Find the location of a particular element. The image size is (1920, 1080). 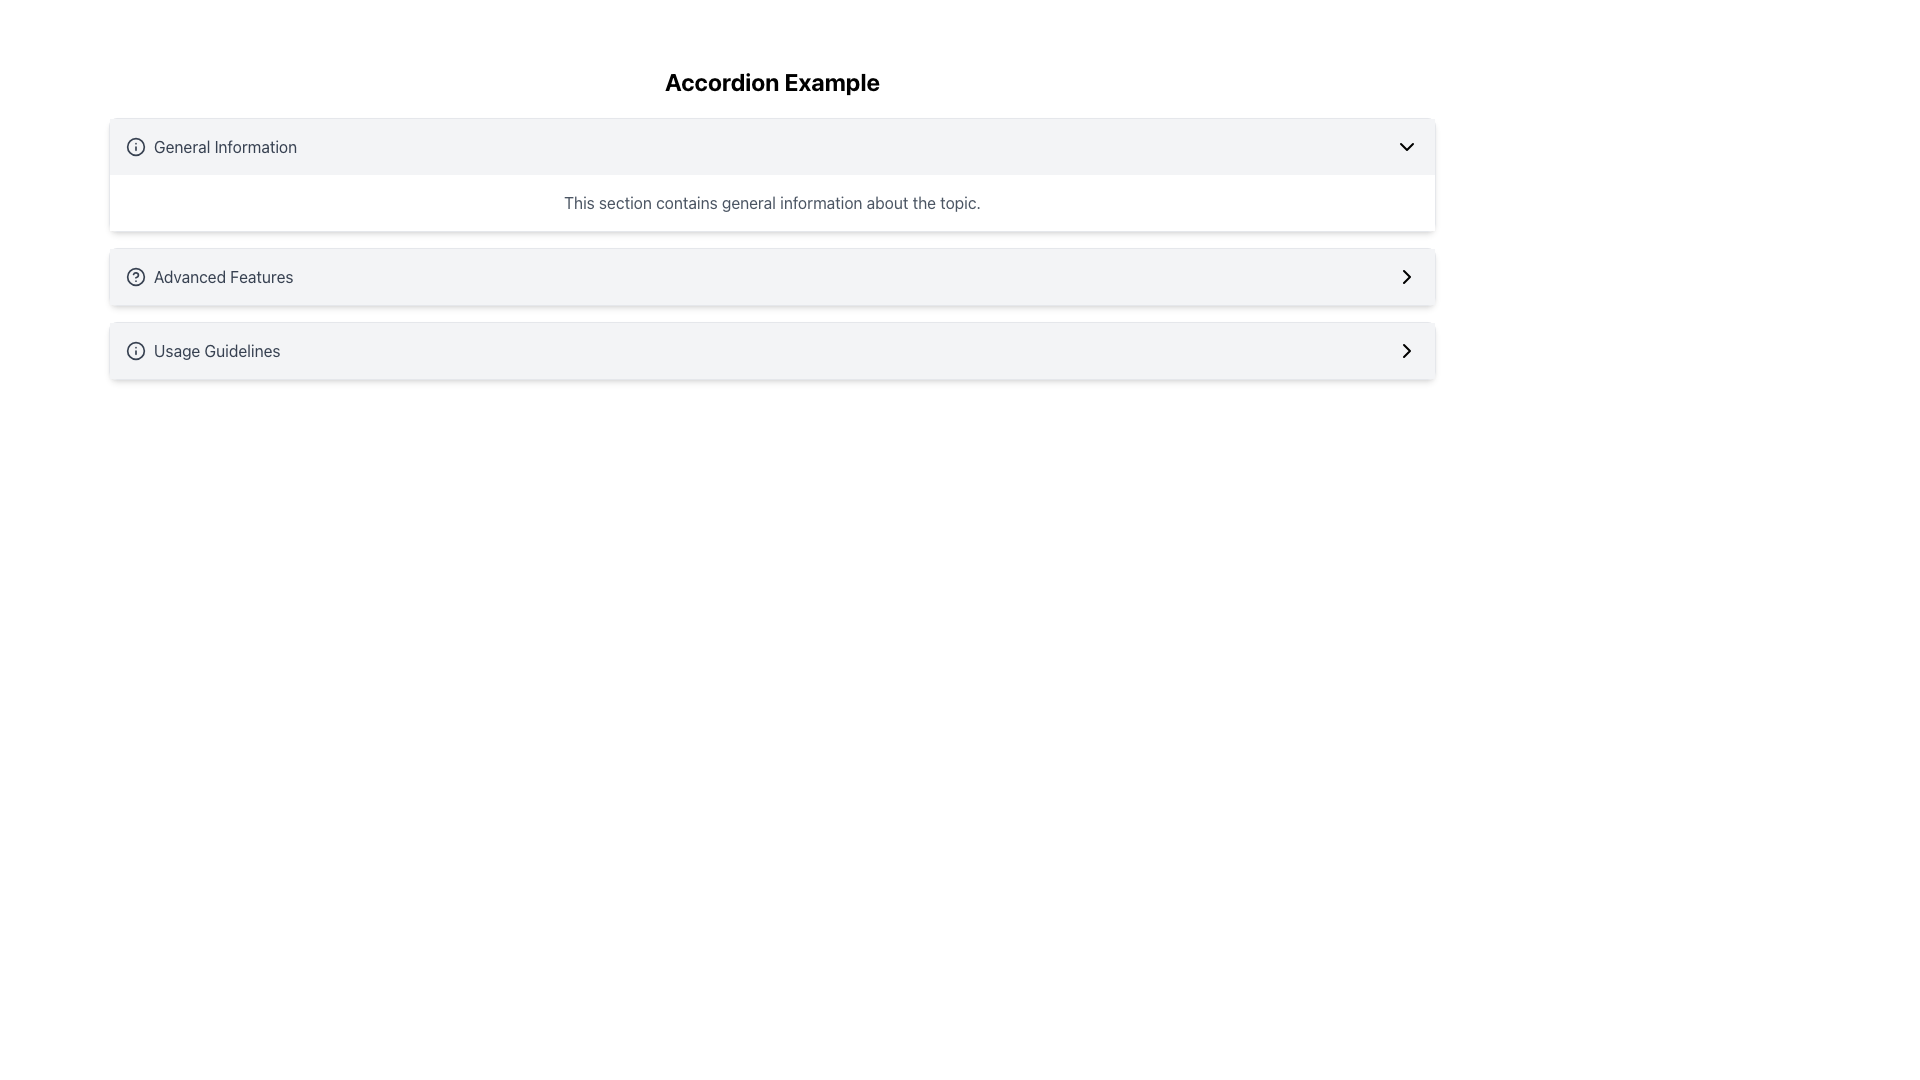

the rightward-pointing chevron icon in the 'Advanced Features' section is located at coordinates (1405, 277).